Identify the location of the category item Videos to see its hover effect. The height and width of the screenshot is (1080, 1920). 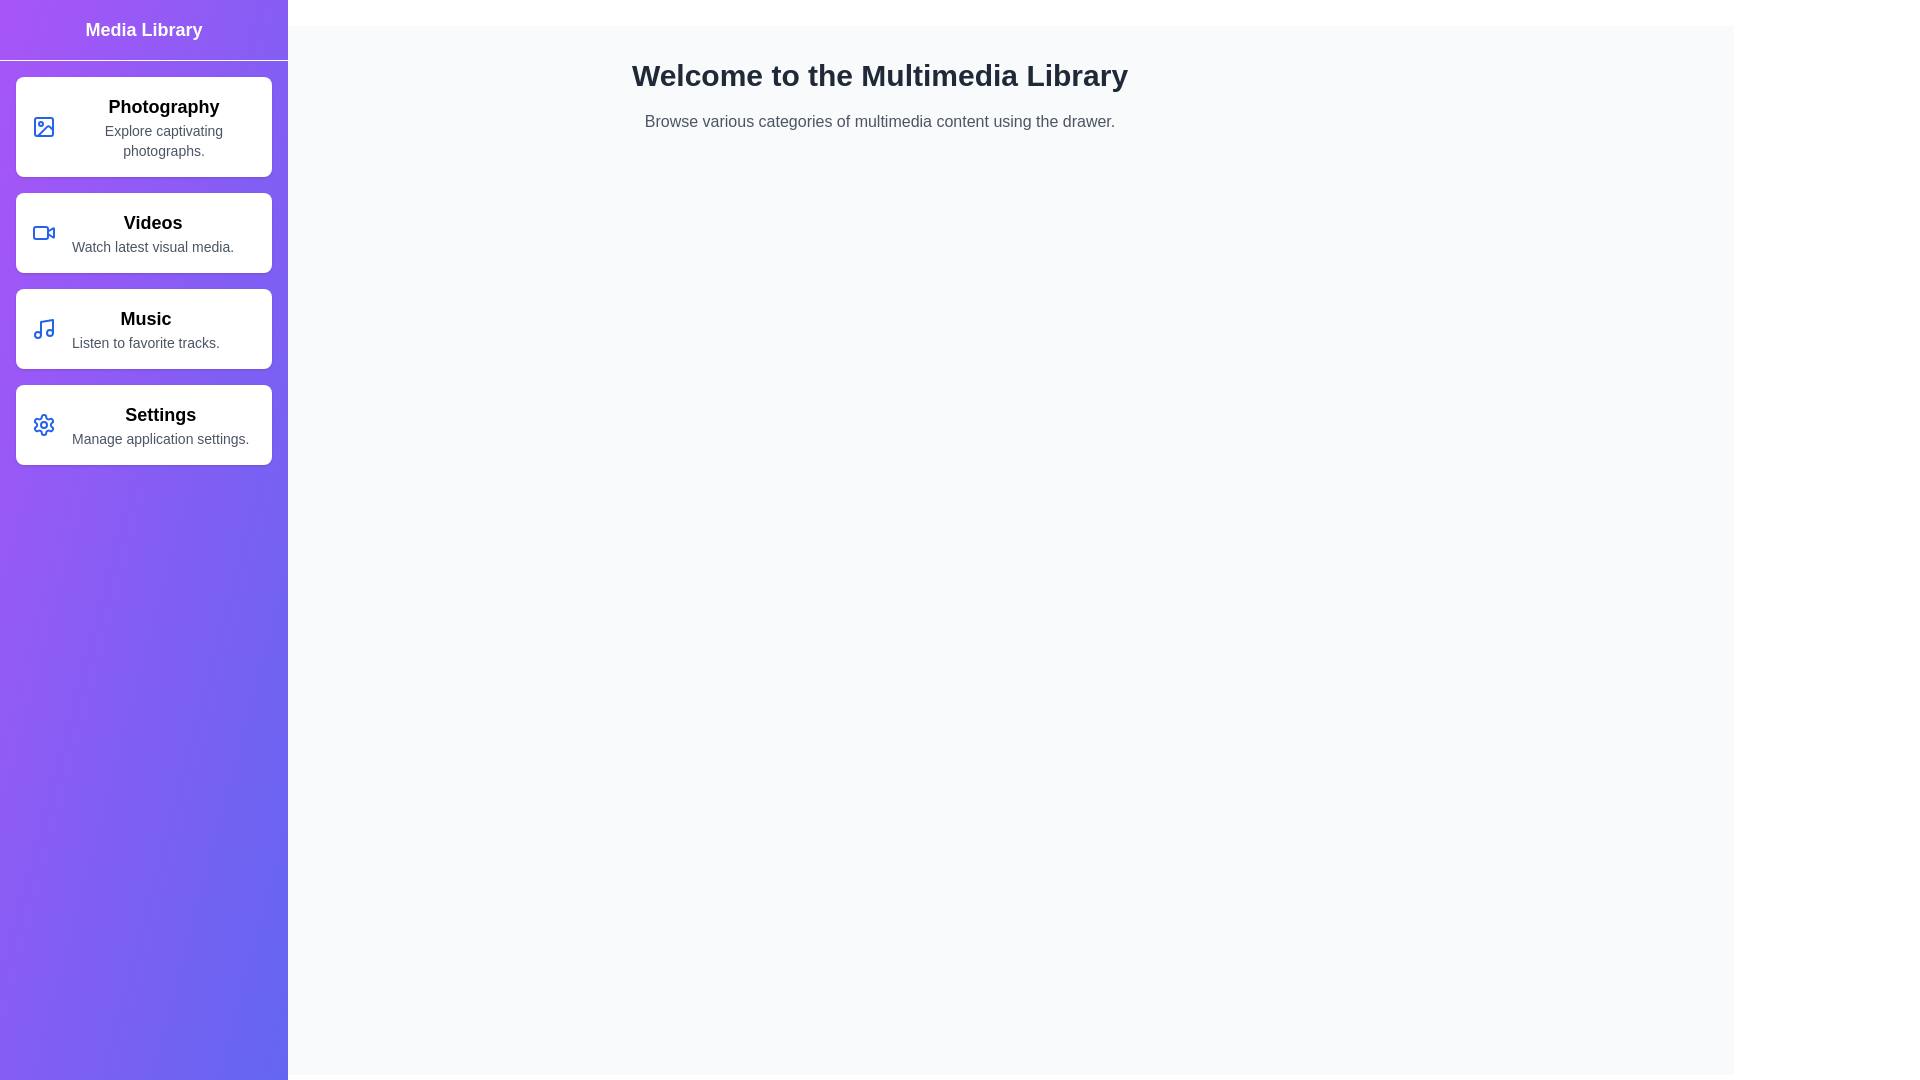
(143, 231).